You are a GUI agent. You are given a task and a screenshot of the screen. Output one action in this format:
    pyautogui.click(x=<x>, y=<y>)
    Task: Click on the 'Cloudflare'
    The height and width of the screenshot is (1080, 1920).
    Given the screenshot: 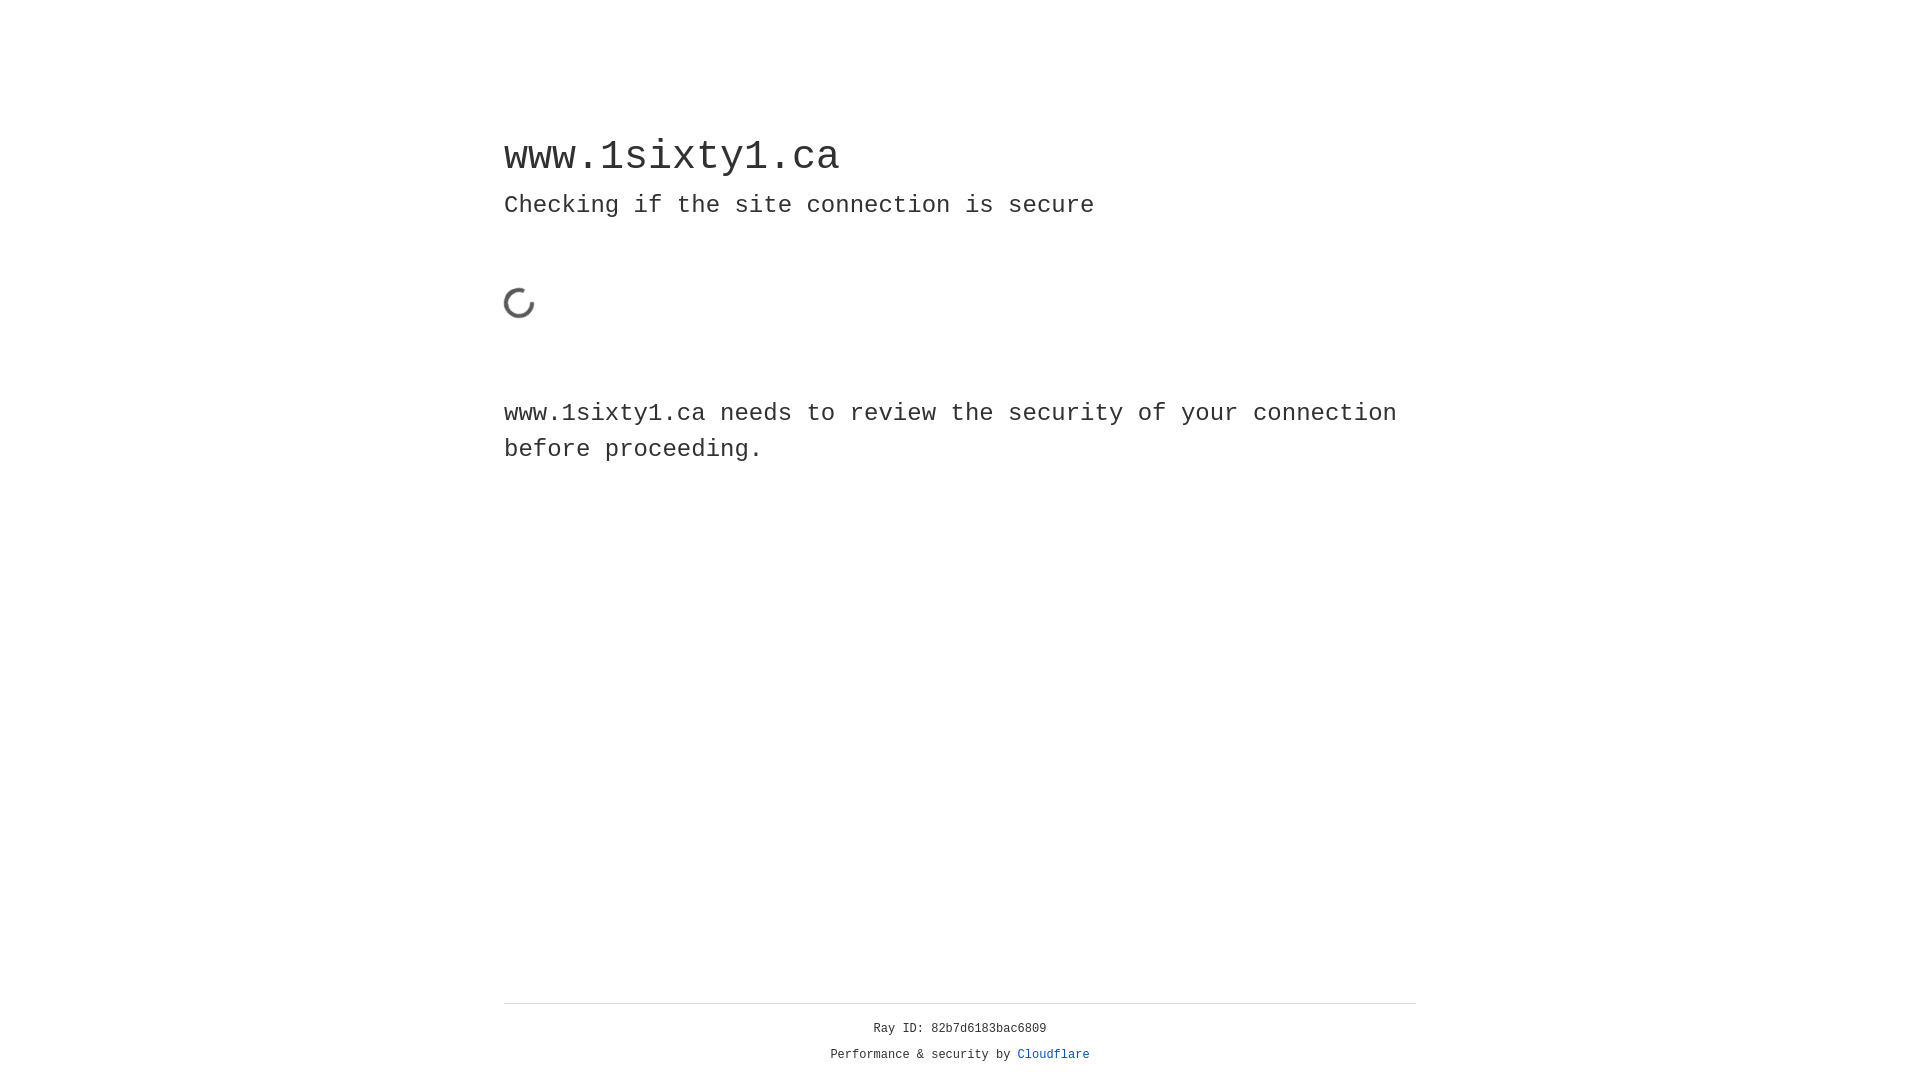 What is the action you would take?
    pyautogui.click(x=1053, y=1054)
    